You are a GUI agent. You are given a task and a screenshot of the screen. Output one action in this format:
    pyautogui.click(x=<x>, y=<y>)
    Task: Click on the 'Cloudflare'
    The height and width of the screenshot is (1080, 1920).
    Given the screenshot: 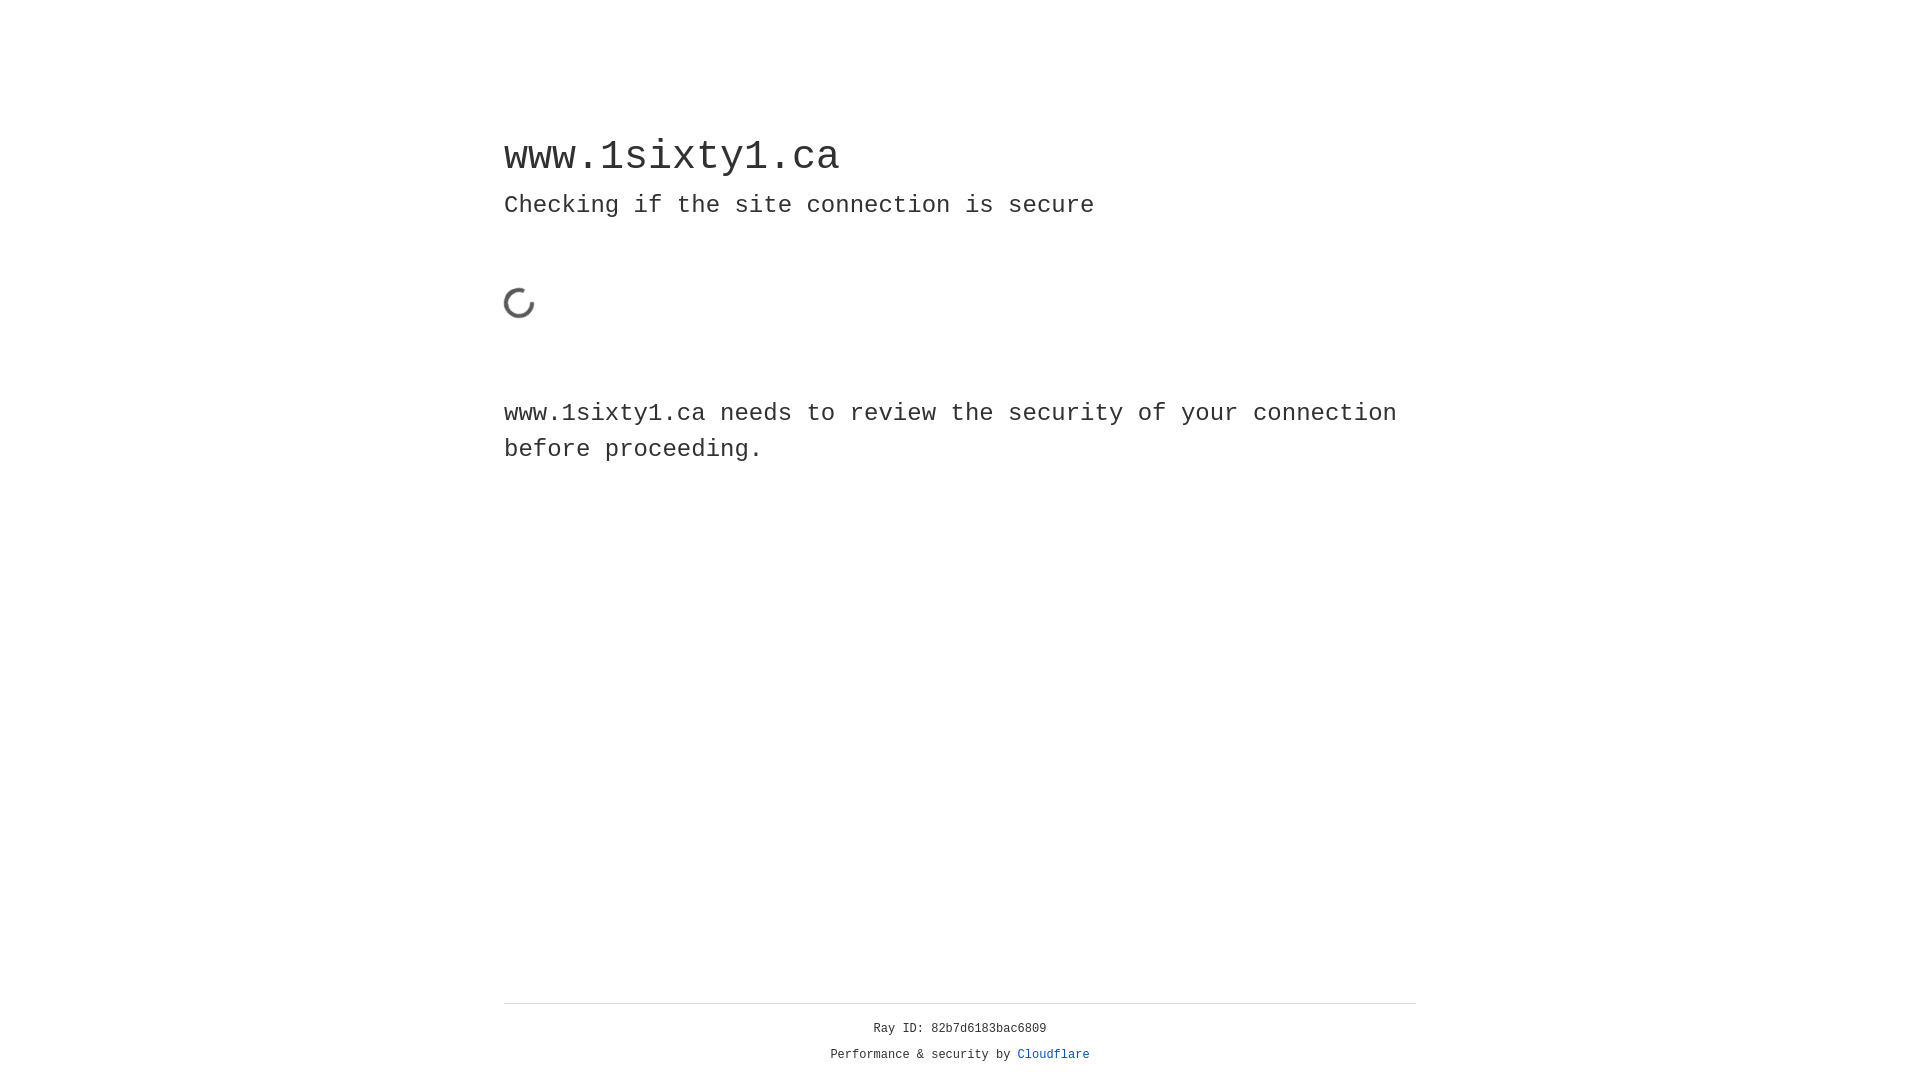 What is the action you would take?
    pyautogui.click(x=1053, y=1054)
    